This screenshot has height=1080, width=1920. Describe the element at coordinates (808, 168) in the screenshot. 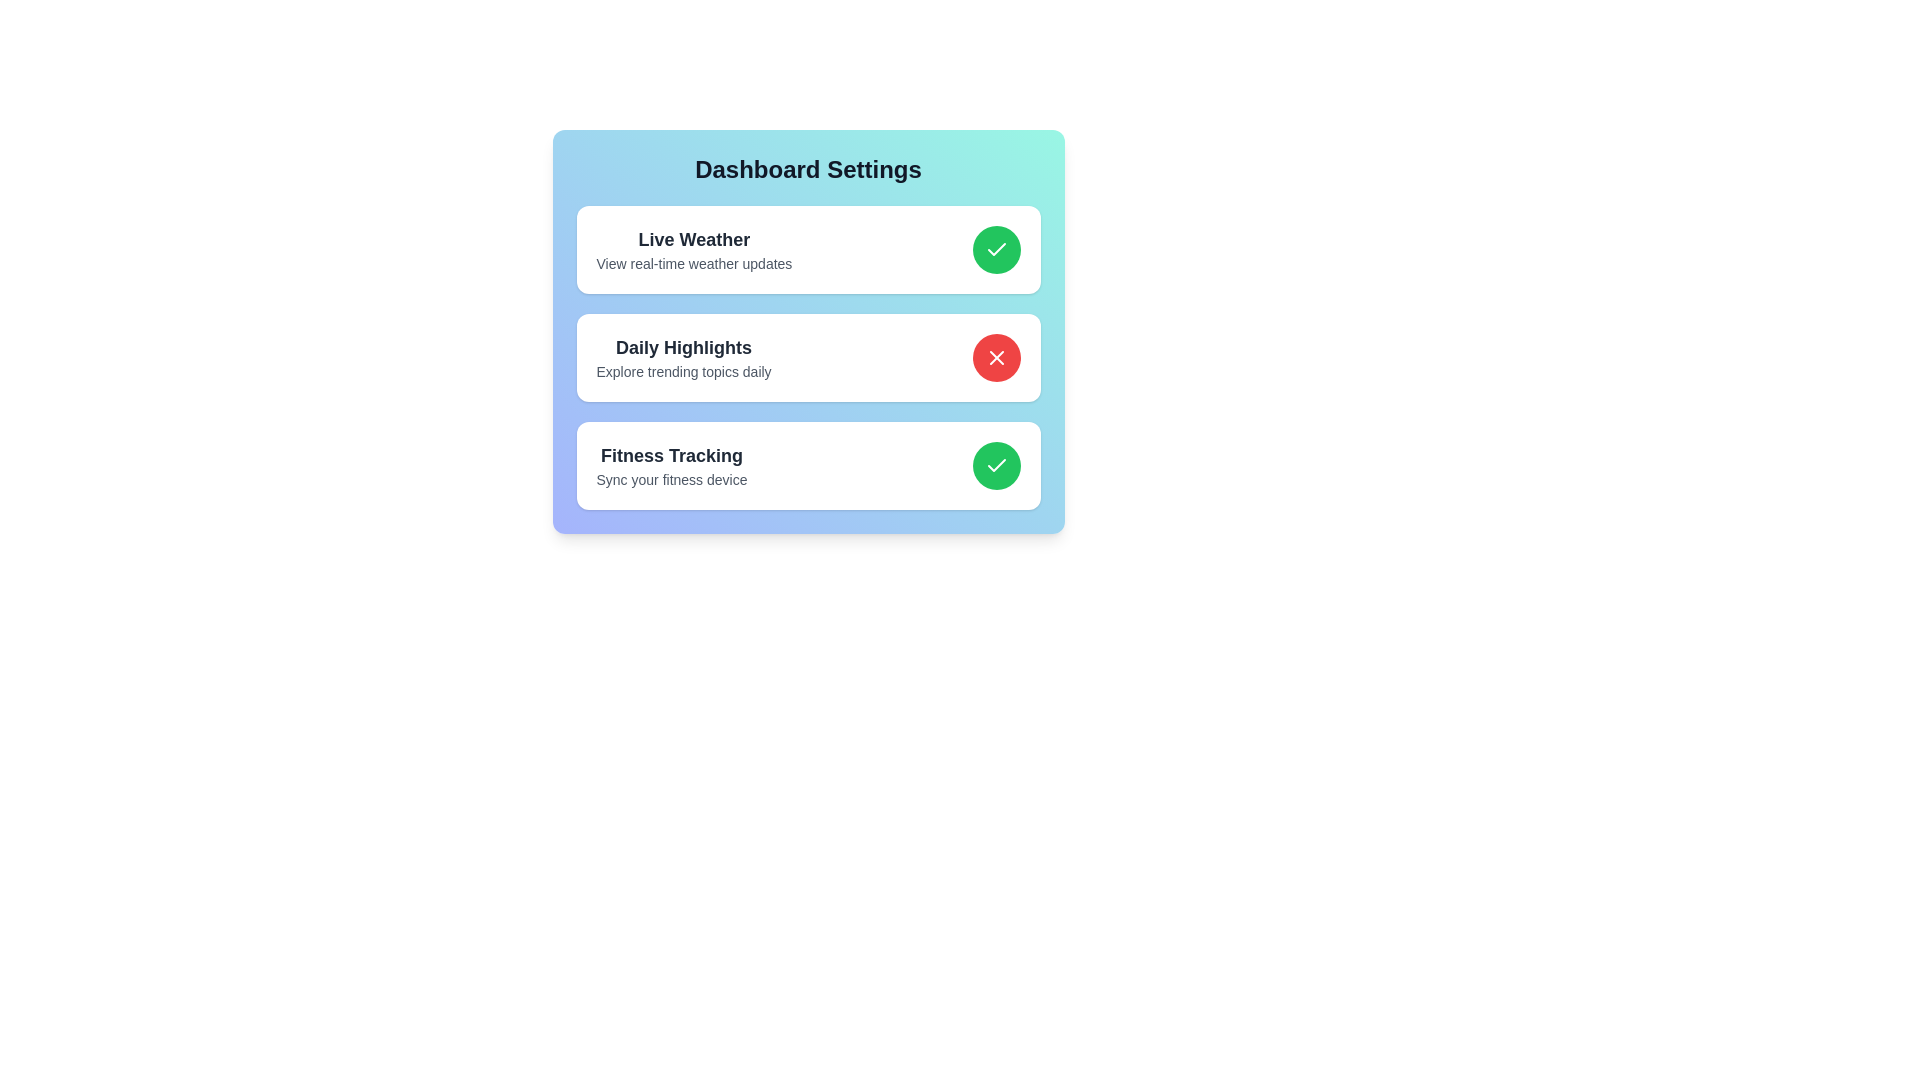

I see `the title of the Dashboard Settings panel` at that location.